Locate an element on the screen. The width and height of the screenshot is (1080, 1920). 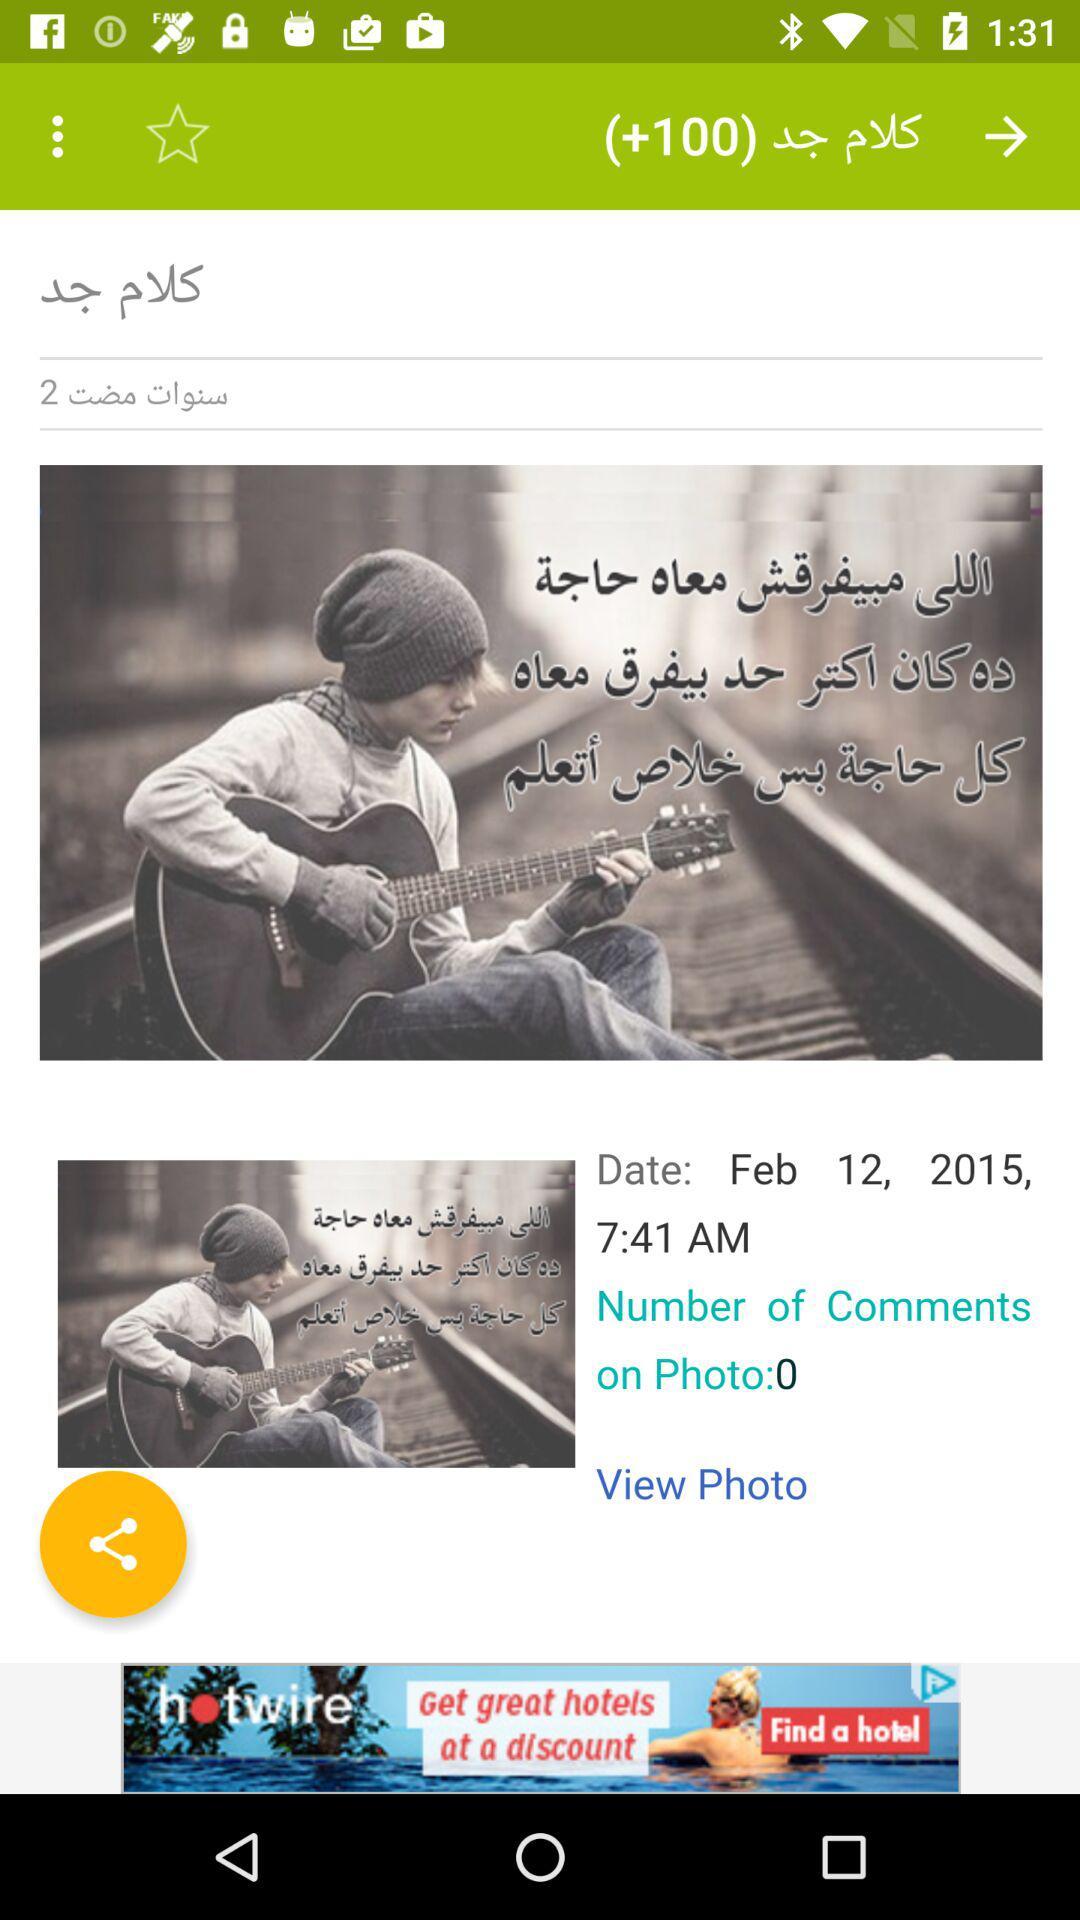
the share icon is located at coordinates (113, 1543).